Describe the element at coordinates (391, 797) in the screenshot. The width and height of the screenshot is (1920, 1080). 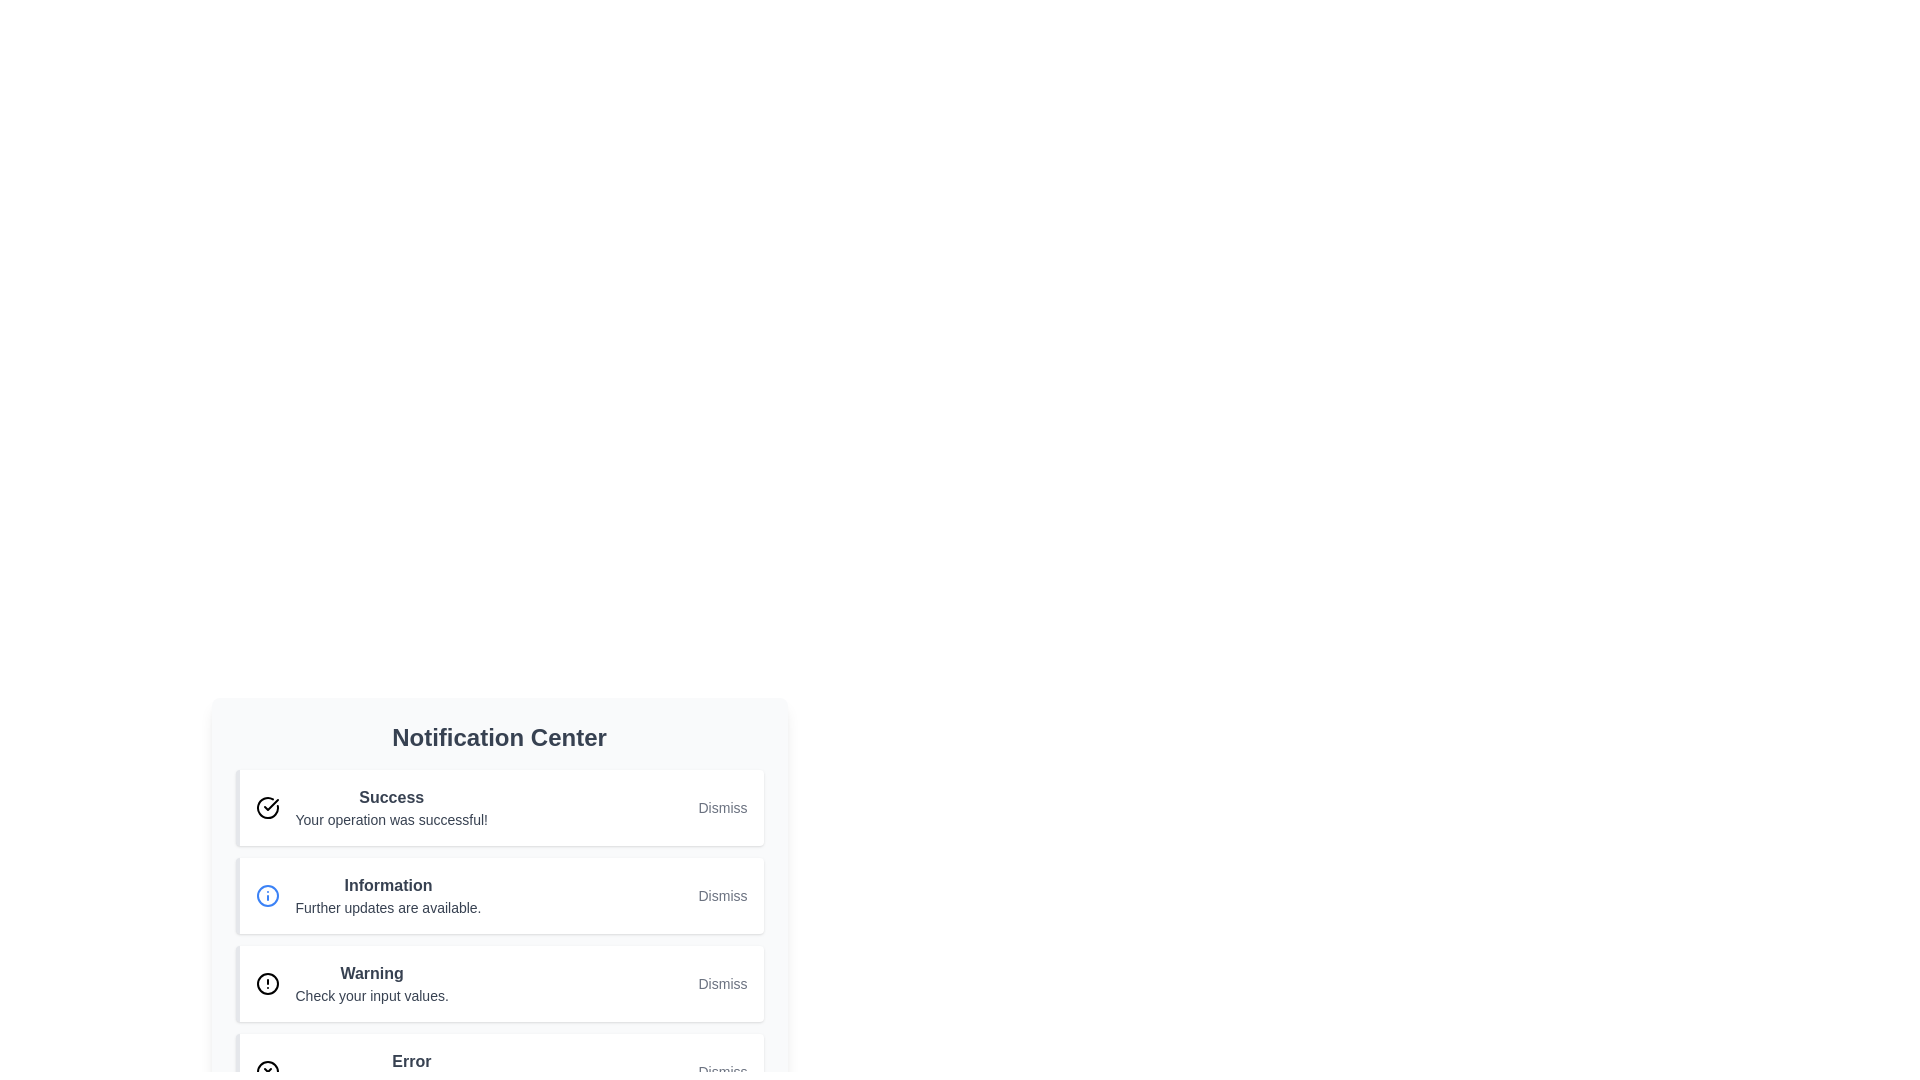
I see `the text label displaying 'Success', which is styled in bold and located within the notification card at the top of the notification center list` at that location.